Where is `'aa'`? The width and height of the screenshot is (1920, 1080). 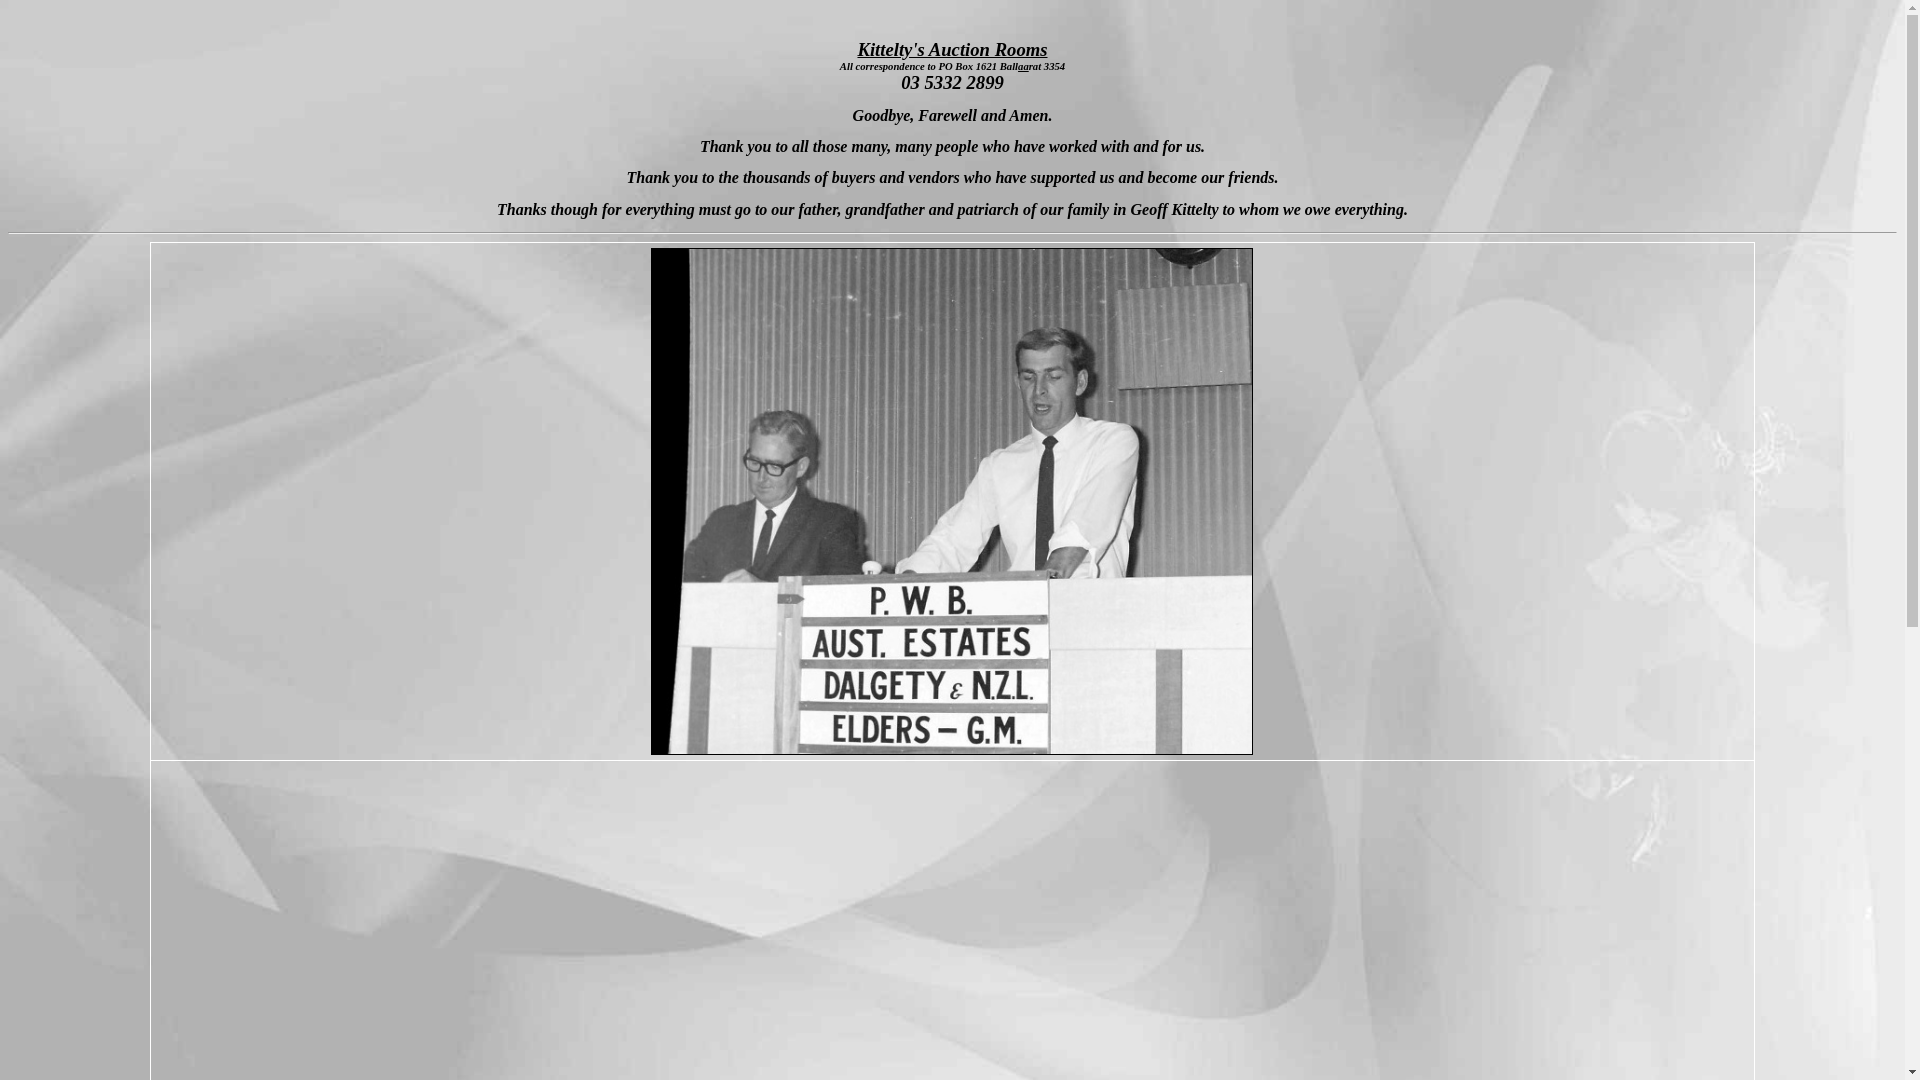
'aa' is located at coordinates (1017, 64).